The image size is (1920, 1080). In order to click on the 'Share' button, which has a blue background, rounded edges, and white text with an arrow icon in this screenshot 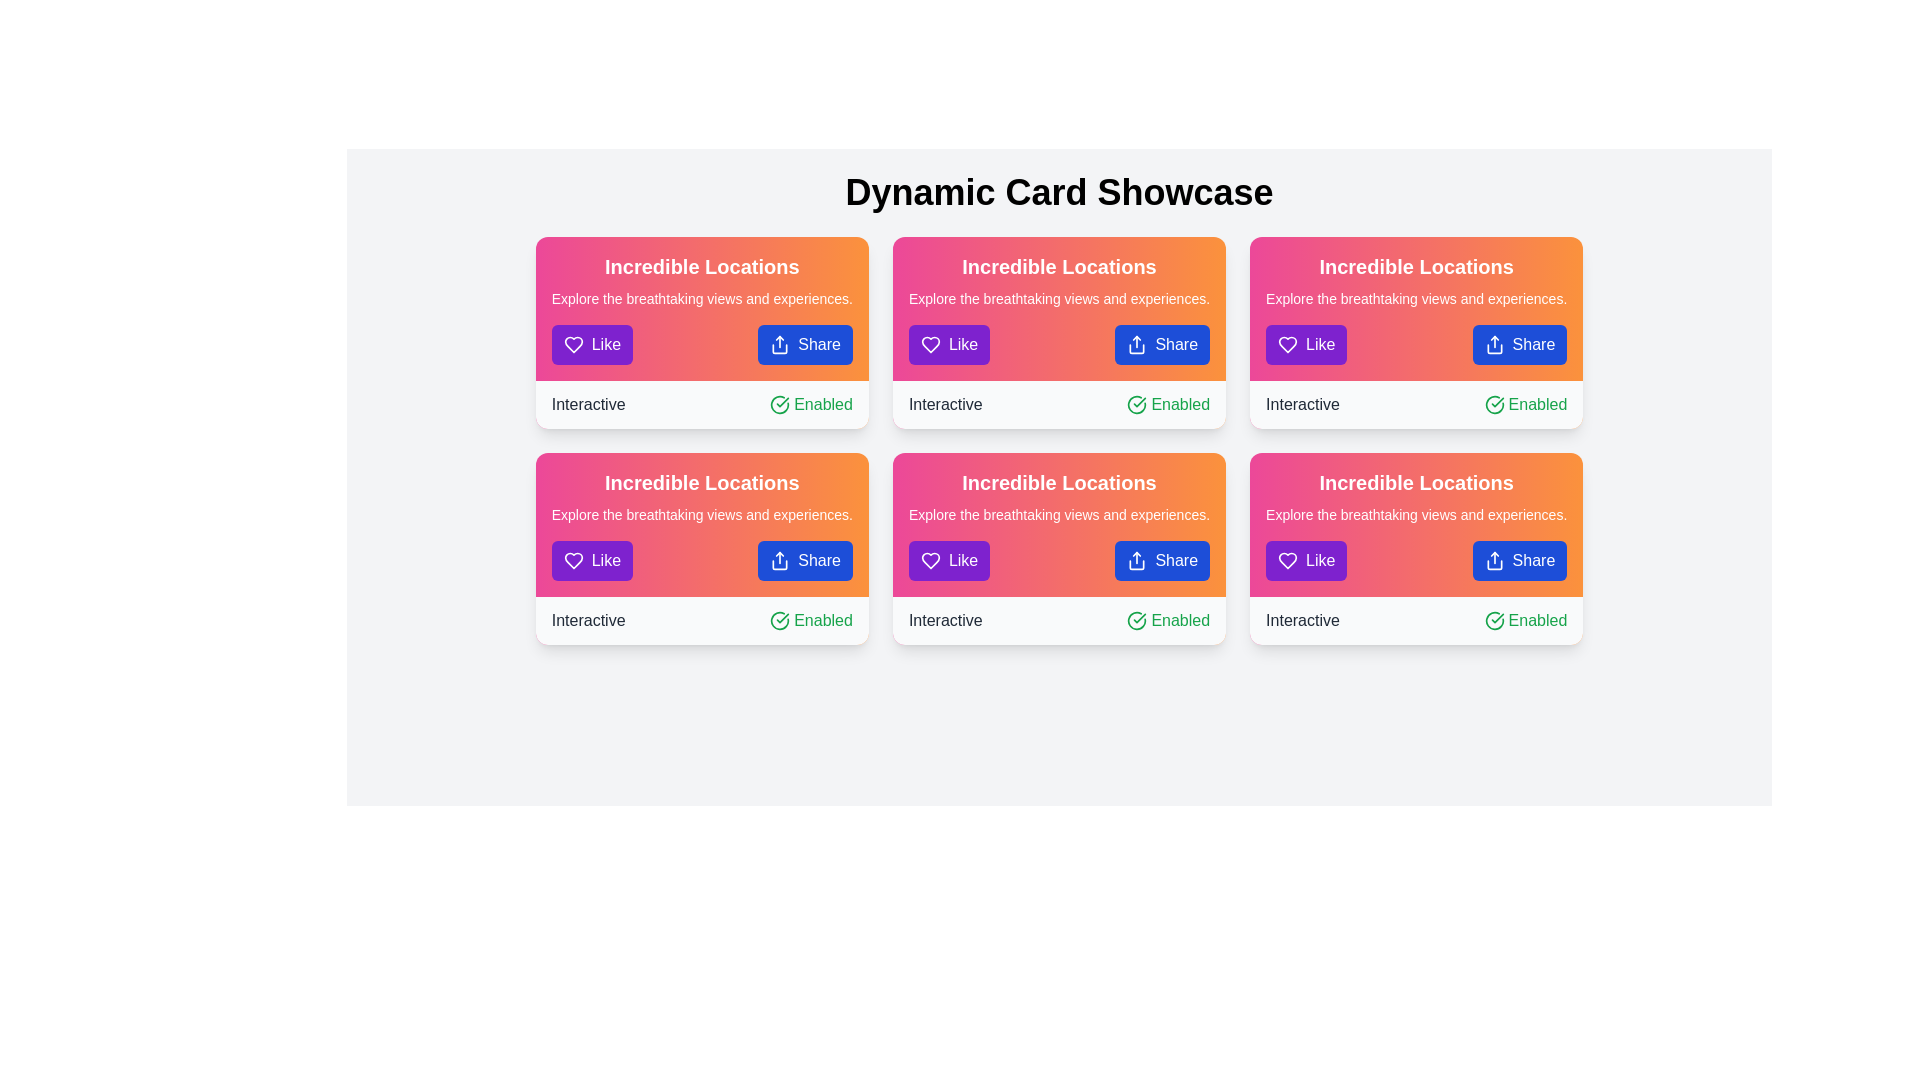, I will do `click(1519, 343)`.